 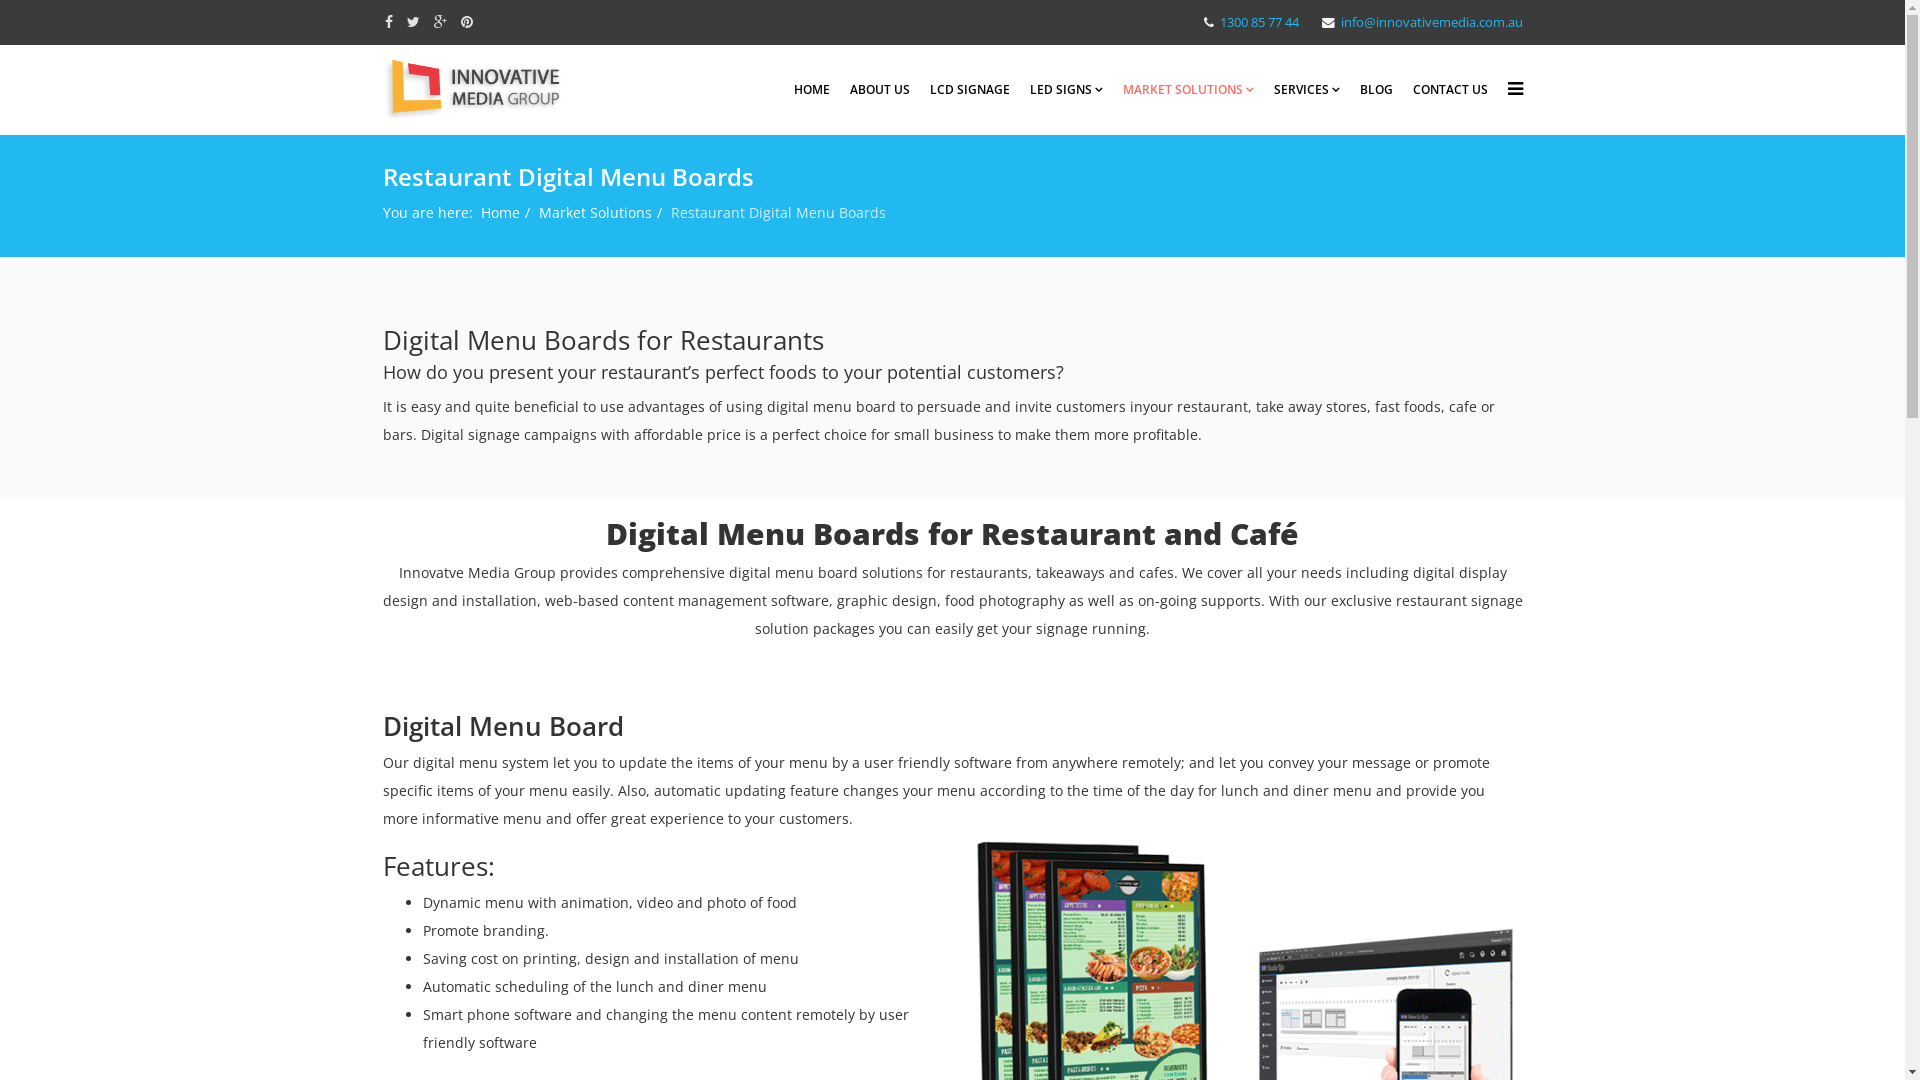 I want to click on 'Market Solutions', so click(x=593, y=212).